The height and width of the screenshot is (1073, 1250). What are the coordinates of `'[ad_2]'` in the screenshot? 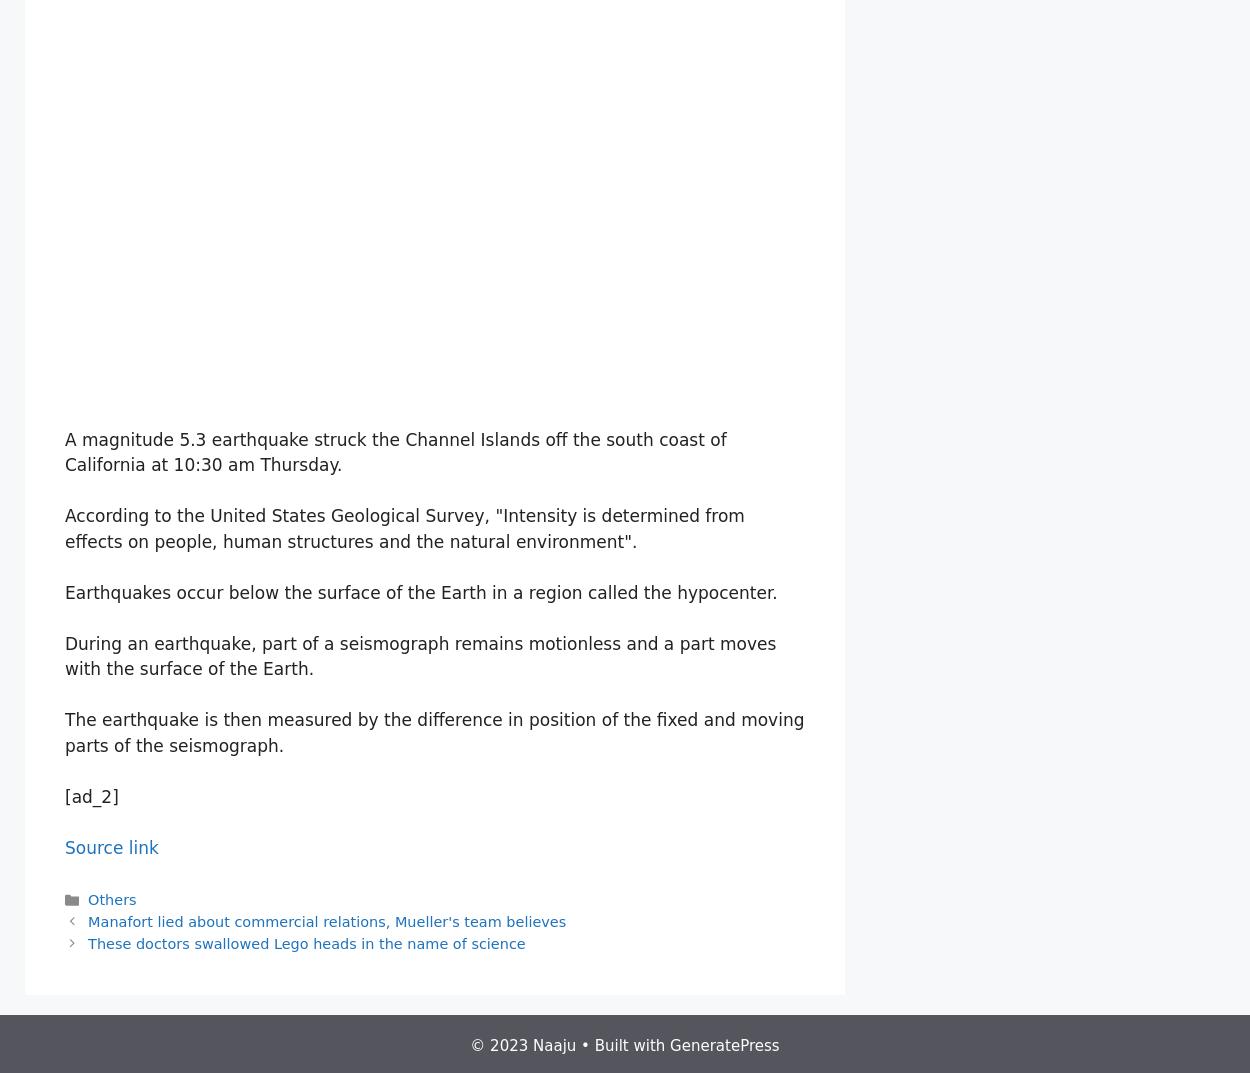 It's located at (64, 795).